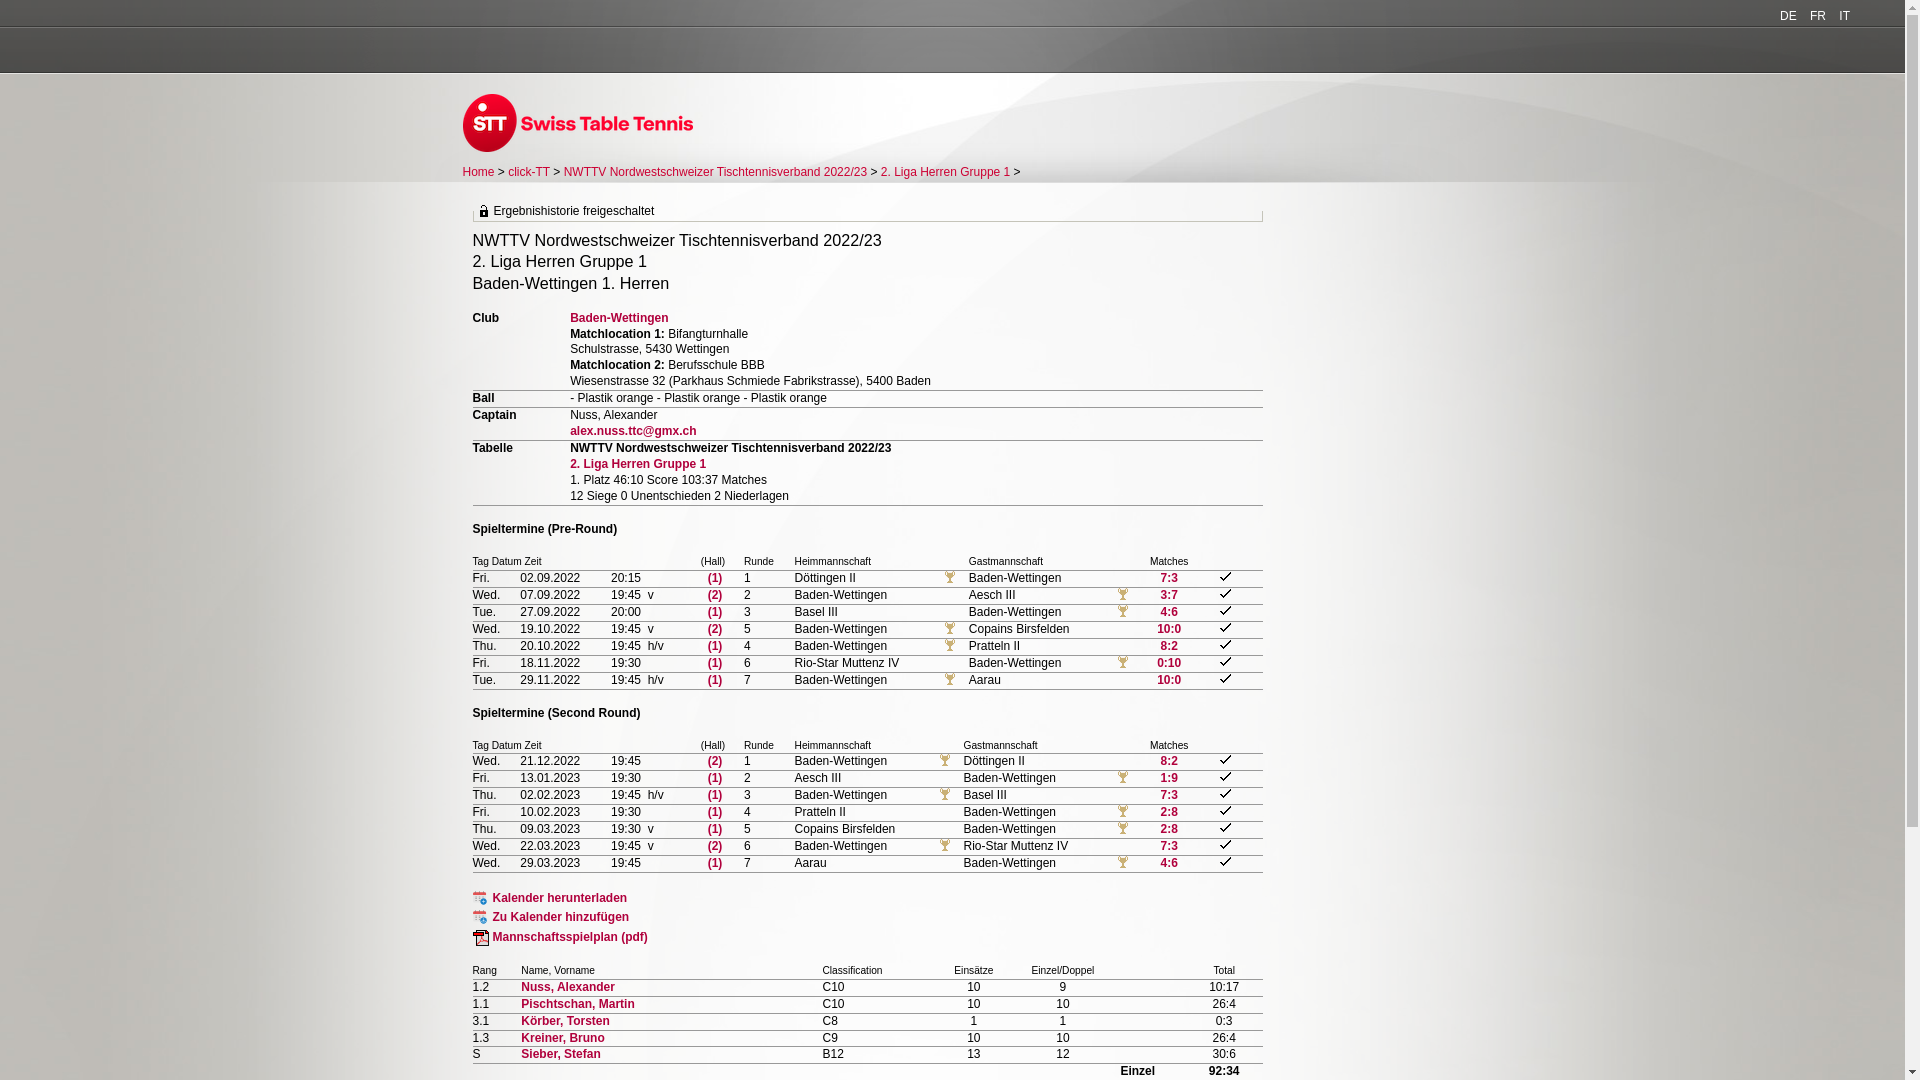 Image resolution: width=1920 pixels, height=1080 pixels. I want to click on 'click-TT', so click(528, 171).